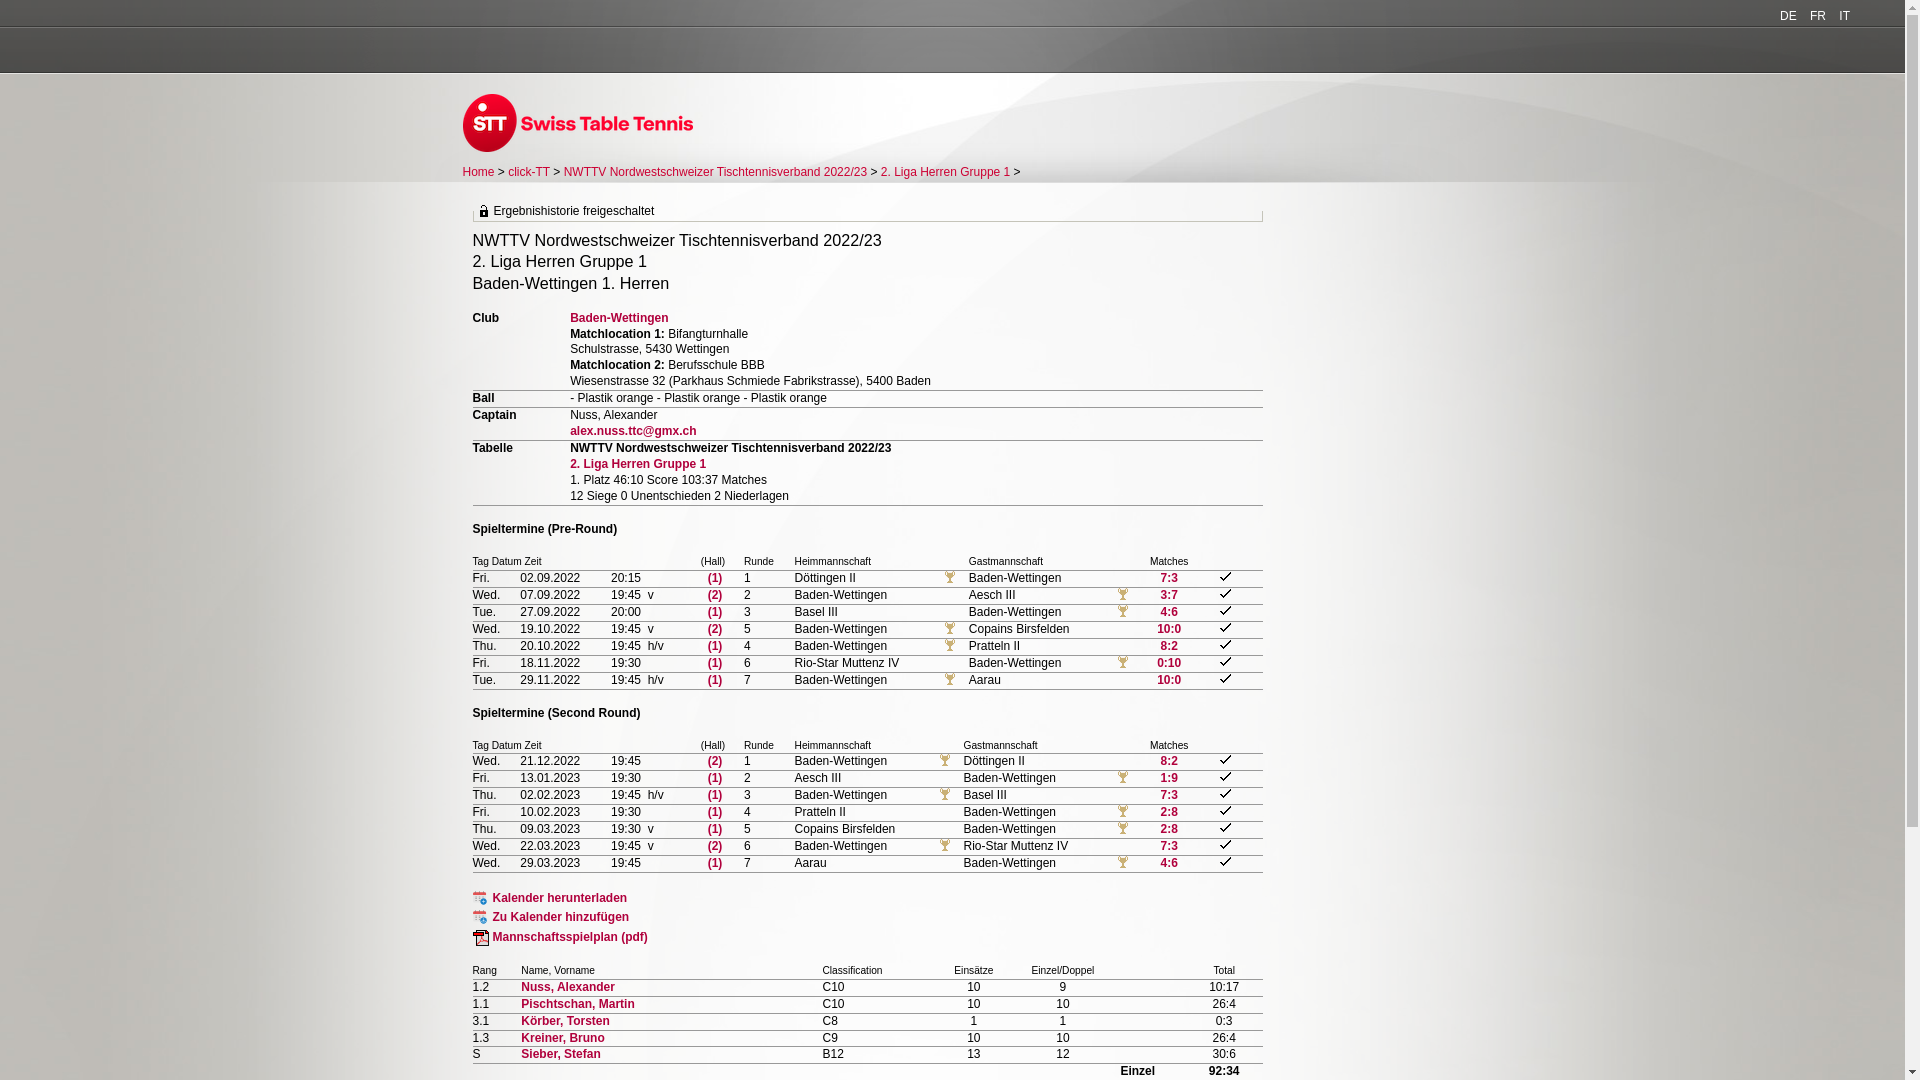 Image resolution: width=1920 pixels, height=1080 pixels. I want to click on 'click-TT', so click(528, 171).